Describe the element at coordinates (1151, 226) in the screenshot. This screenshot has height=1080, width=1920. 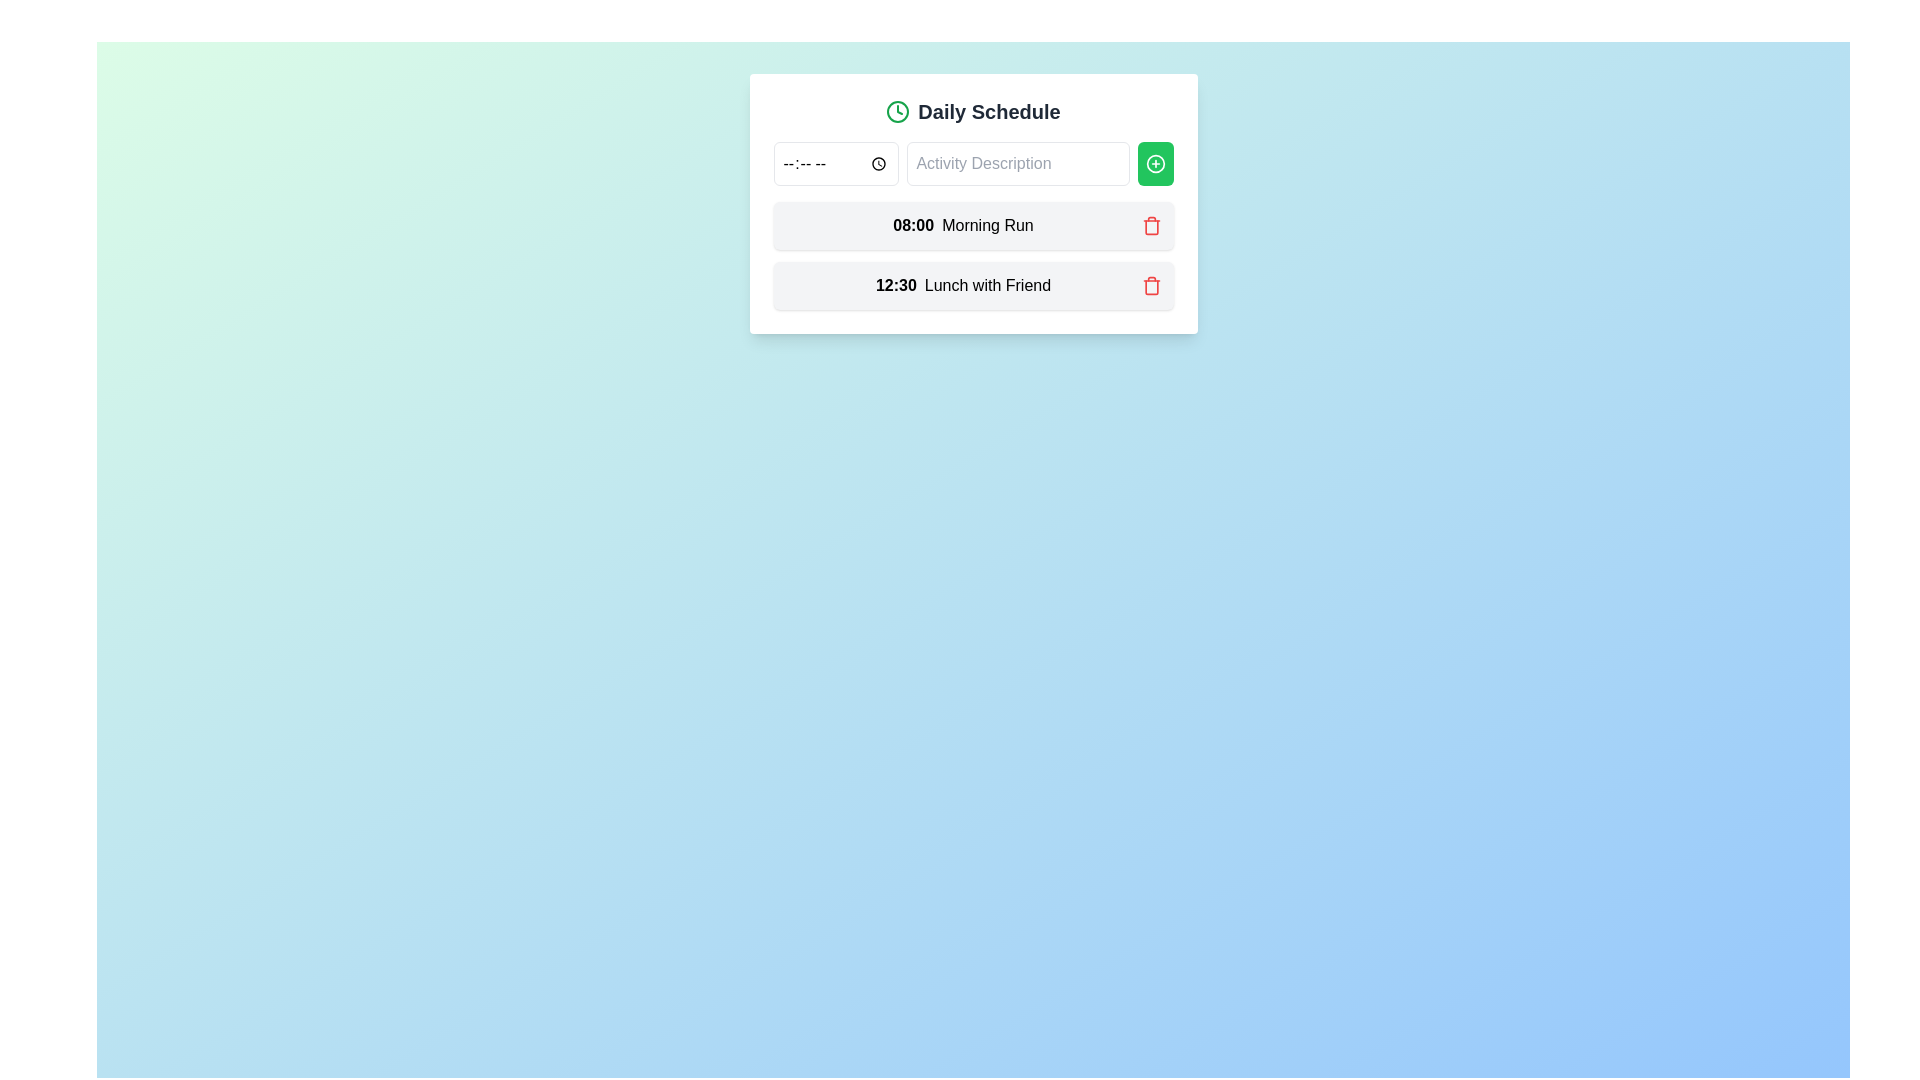
I see `the trash can icon located at the bottom-right corner of the schedule item labeled '12:30 Lunch with Friend'` at that location.